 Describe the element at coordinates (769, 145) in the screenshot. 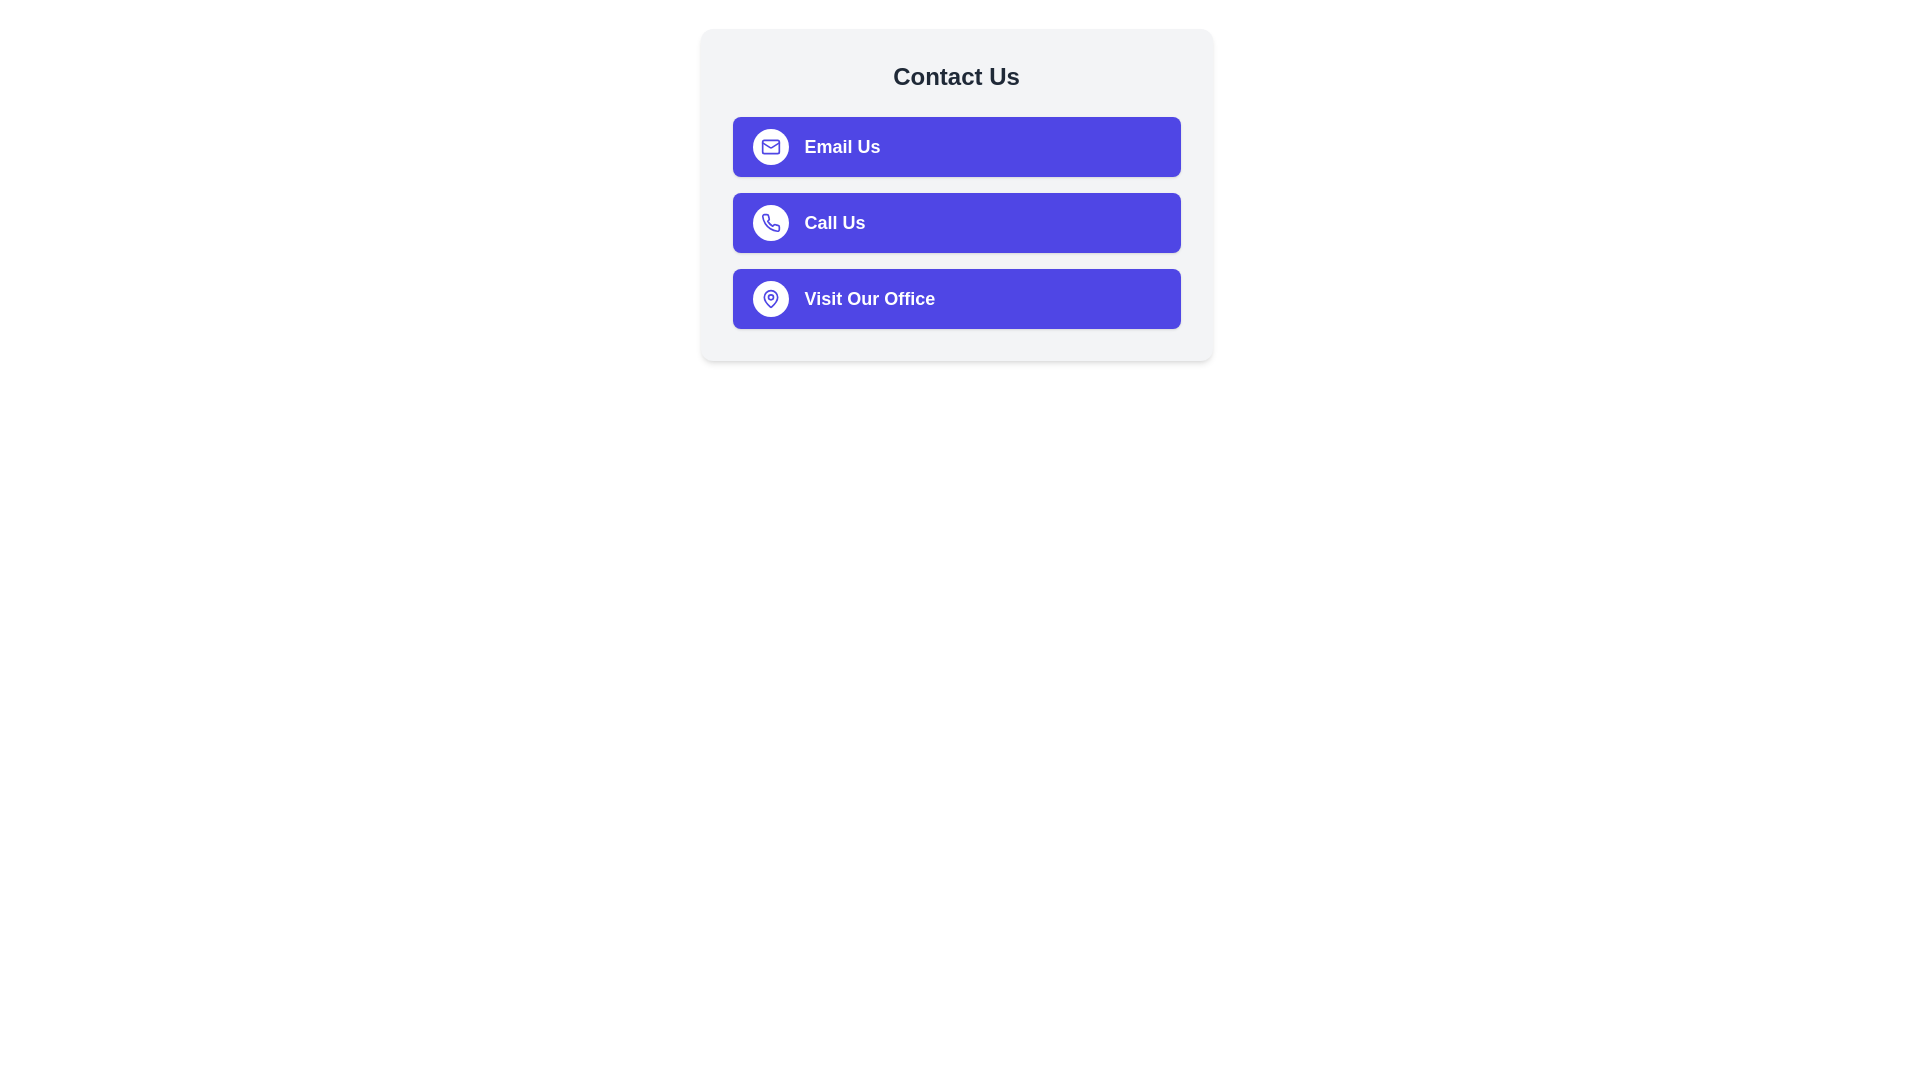

I see `the small mail icon located within the 'Email Us' button at the top of the 'Contact Us' section, which features a white background with an indigo-blue outline and a circular indigo background` at that location.